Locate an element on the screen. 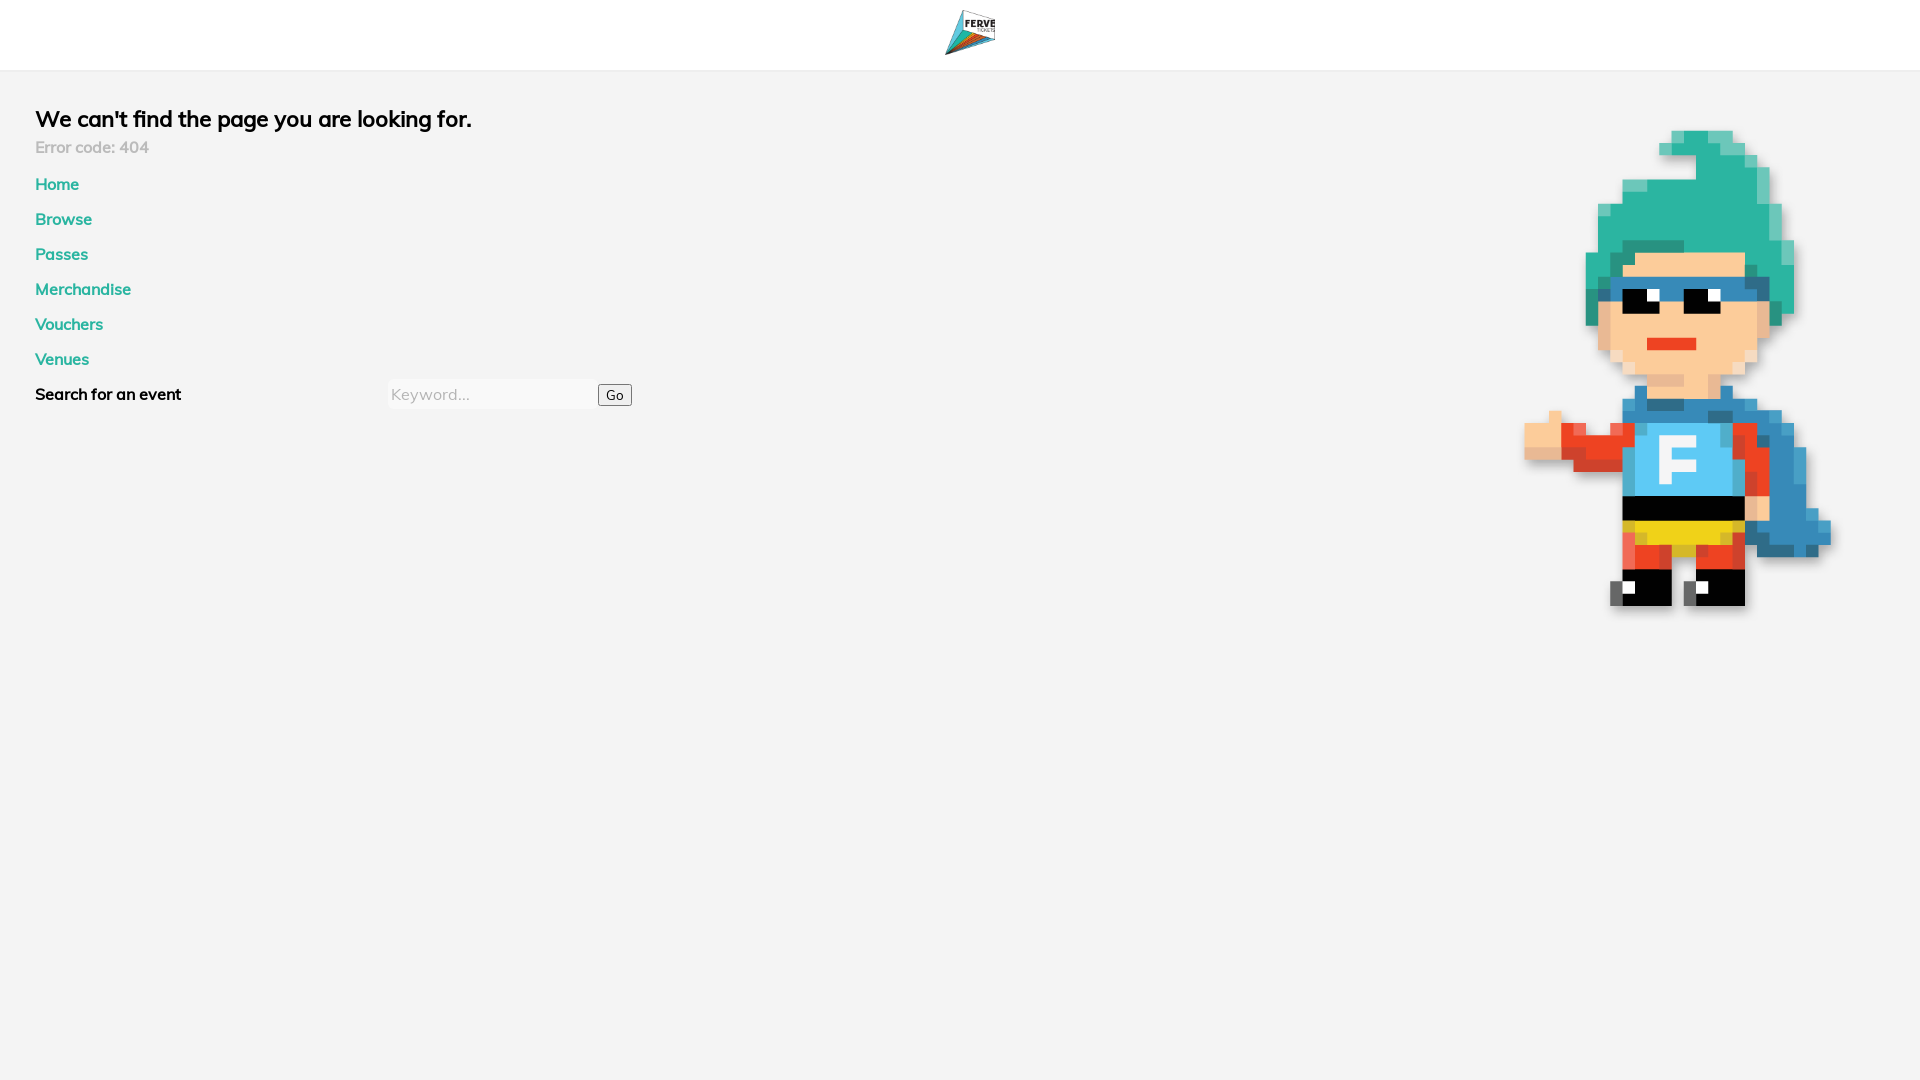 This screenshot has height=1080, width=1920. 'Vouchers' is located at coordinates (68, 323).